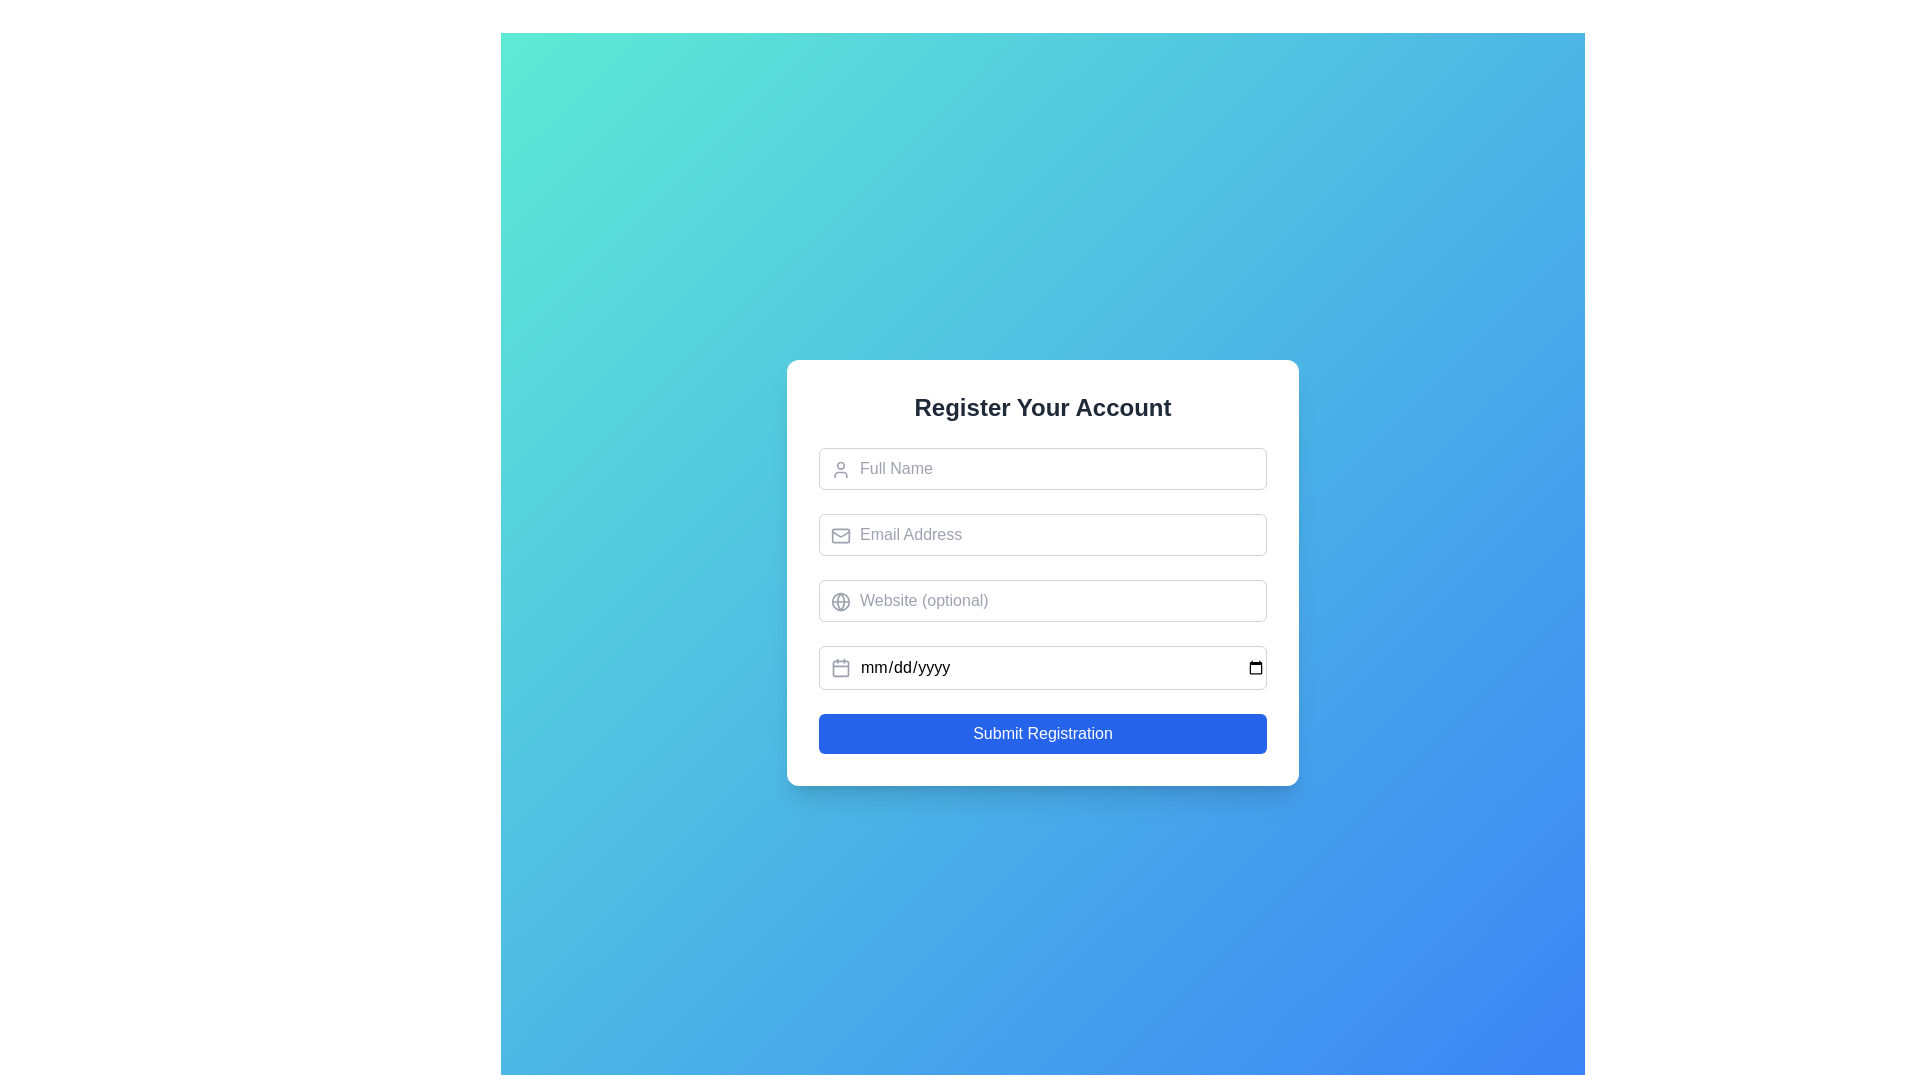 This screenshot has height=1080, width=1920. Describe the element at coordinates (840, 470) in the screenshot. I see `the user profile icon, which is a gray icon shaped like a user's bust and head, located in the top-left corner of the 'Full Name' text input field in the user registration form` at that location.